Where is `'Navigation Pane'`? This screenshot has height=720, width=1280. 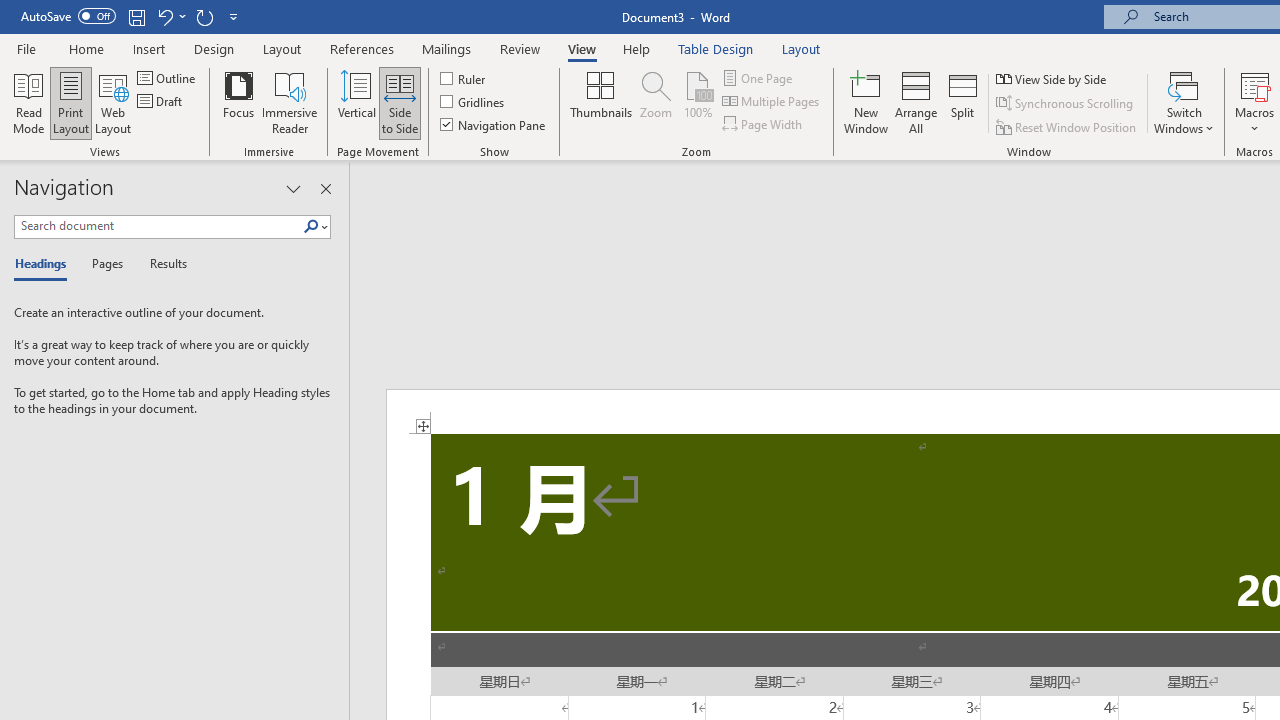 'Navigation Pane' is located at coordinates (494, 124).